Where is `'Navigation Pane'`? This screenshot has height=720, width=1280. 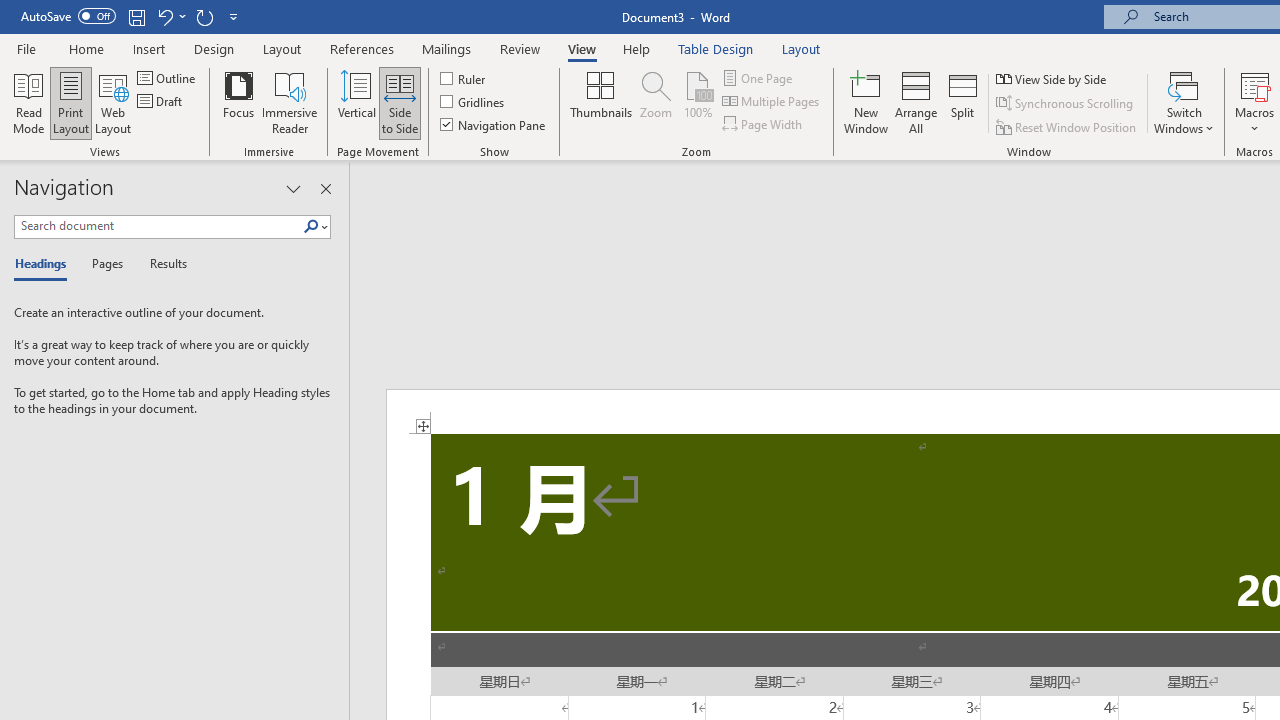 'Navigation Pane' is located at coordinates (494, 124).